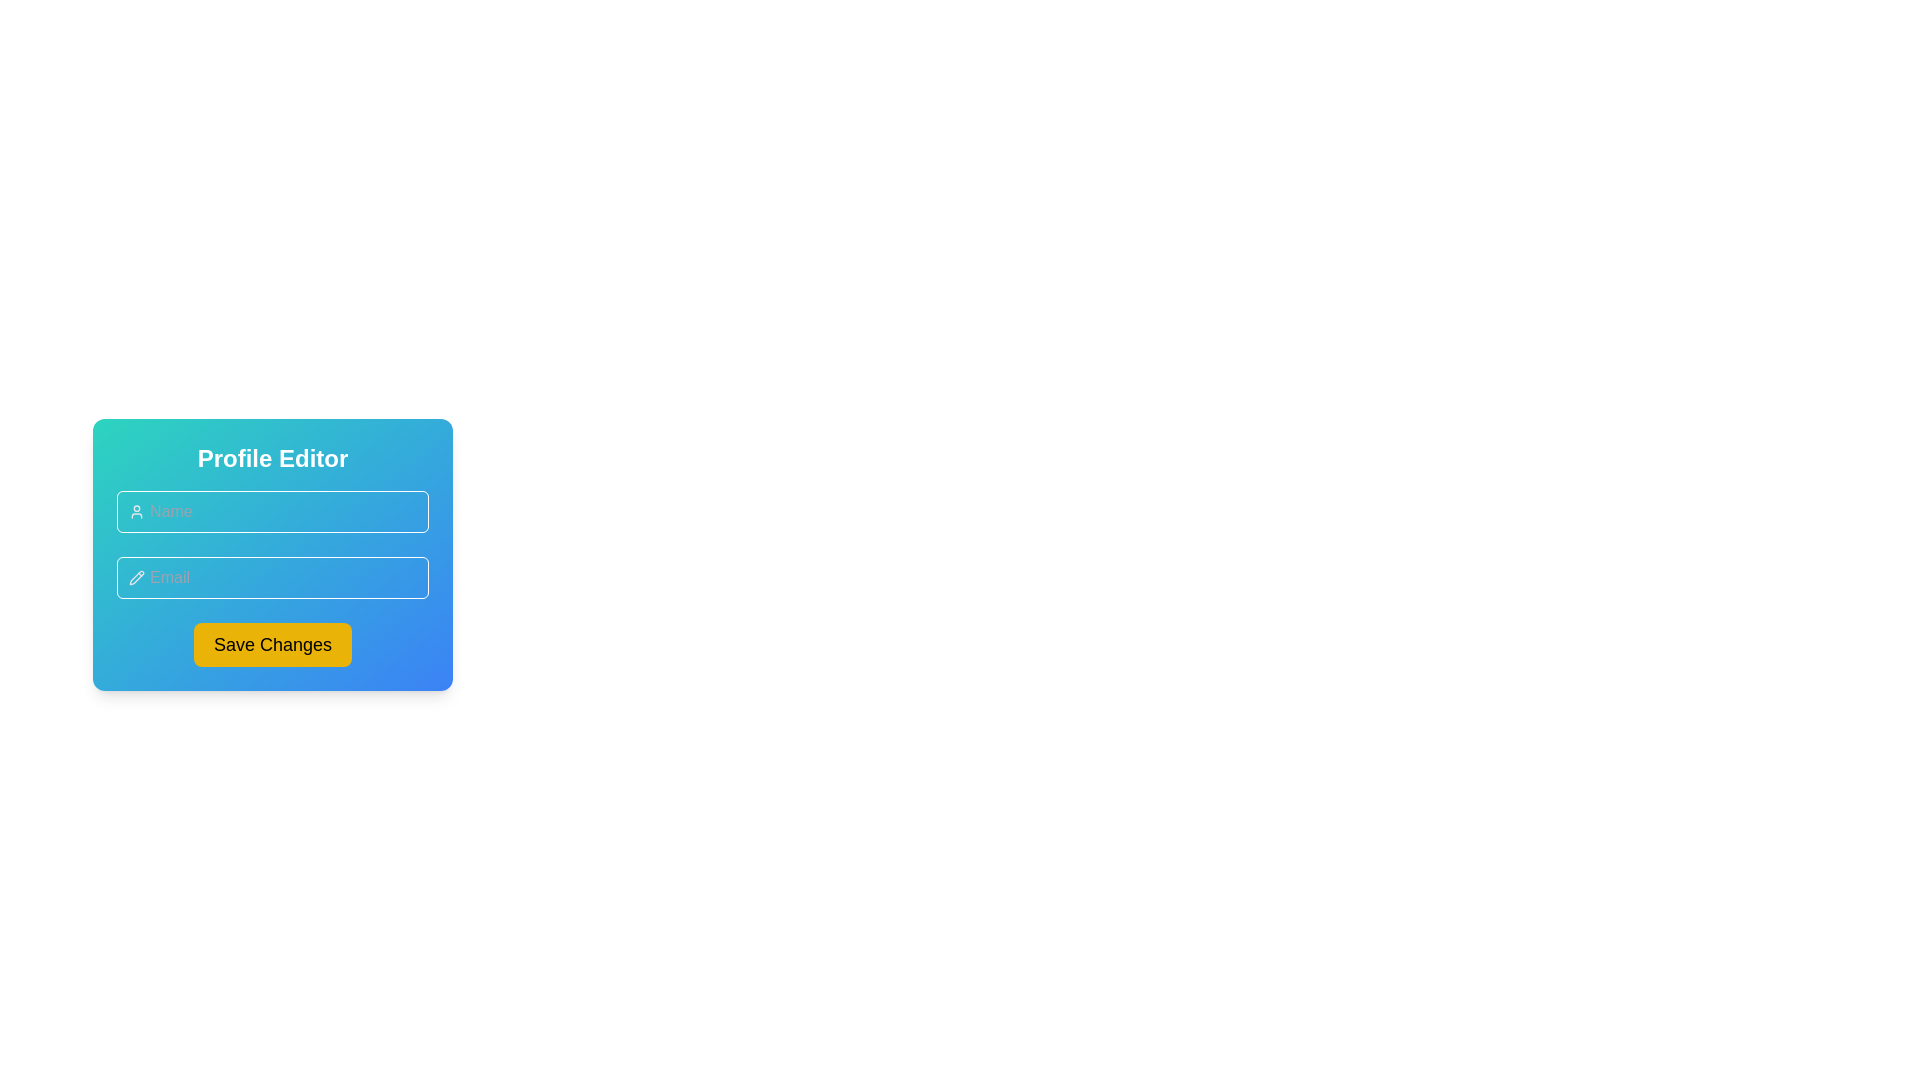 This screenshot has height=1080, width=1920. I want to click on the small light gray pencil icon located inside the Email input field in the Profile Editor UI, positioned towards the left side and vertically centered, so click(136, 578).